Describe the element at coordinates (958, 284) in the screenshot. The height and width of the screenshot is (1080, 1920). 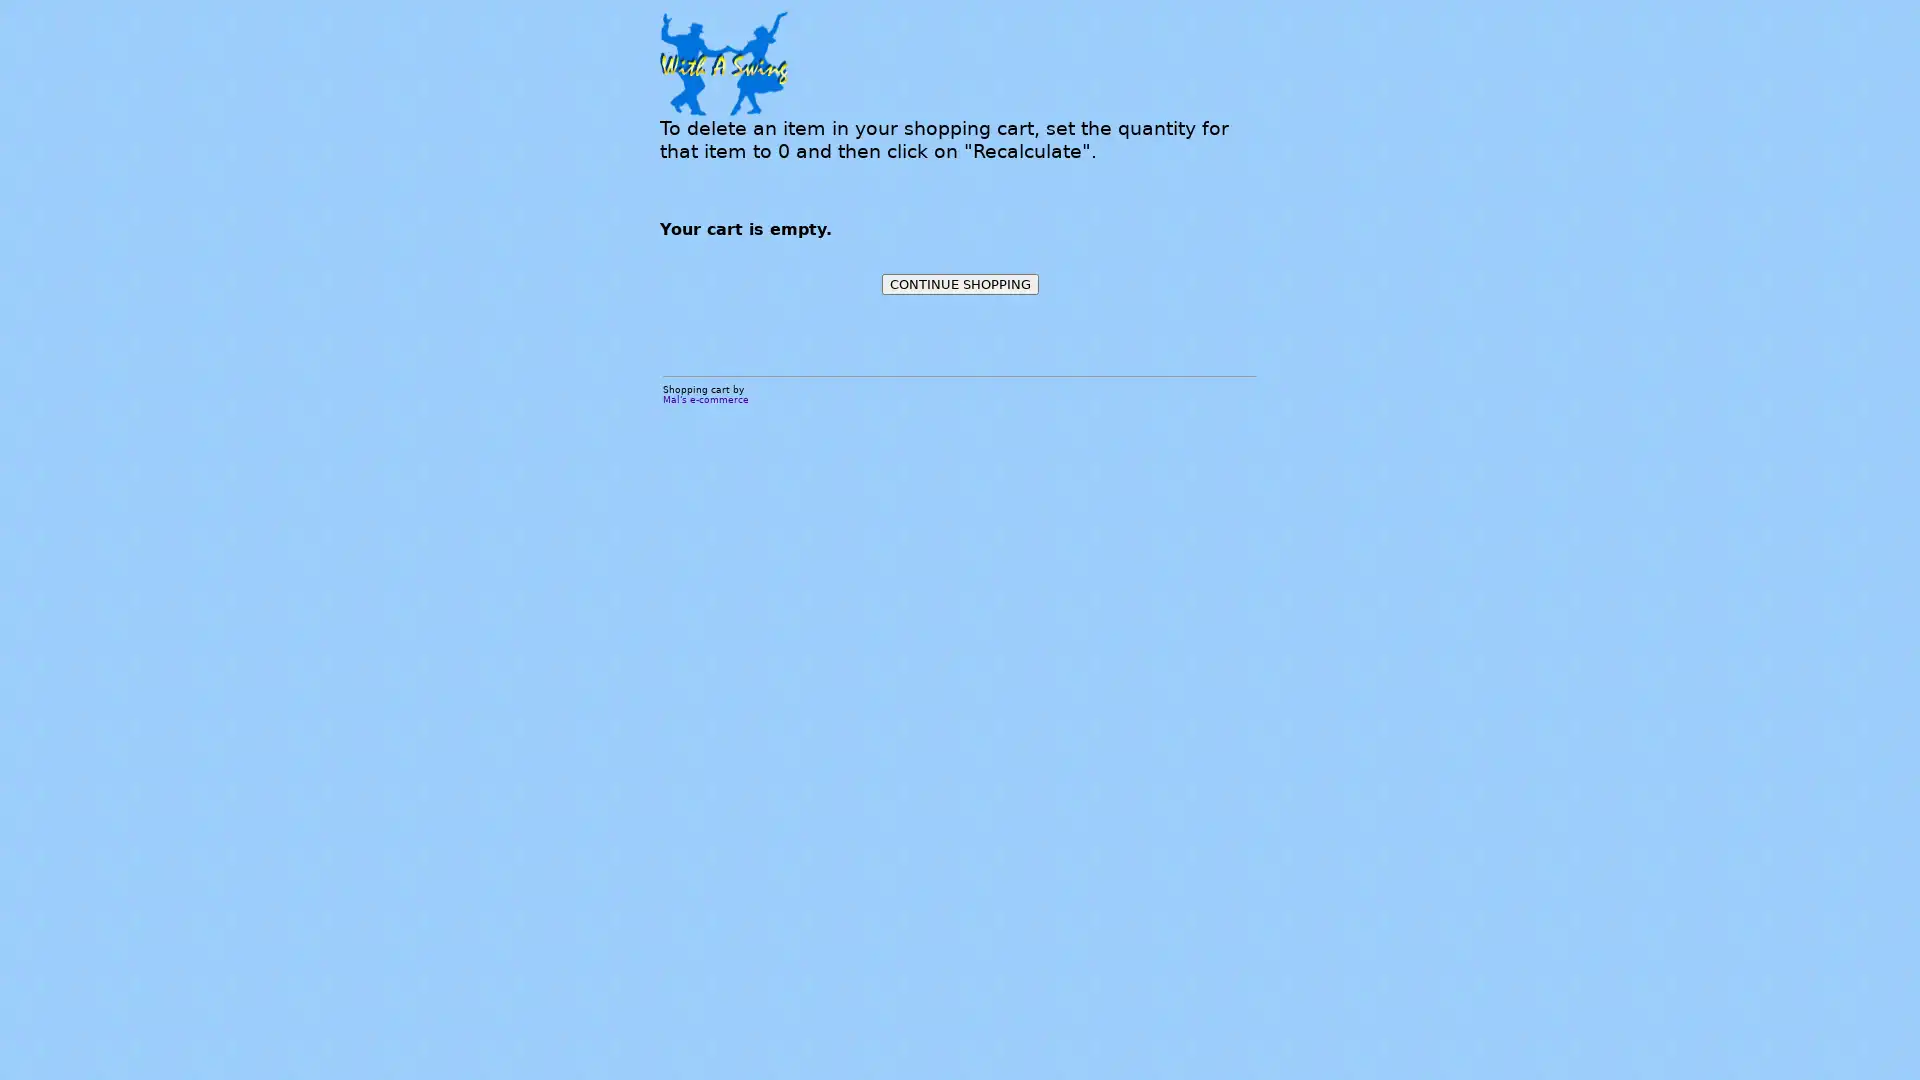
I see `CONTINUE SHOPPING` at that location.